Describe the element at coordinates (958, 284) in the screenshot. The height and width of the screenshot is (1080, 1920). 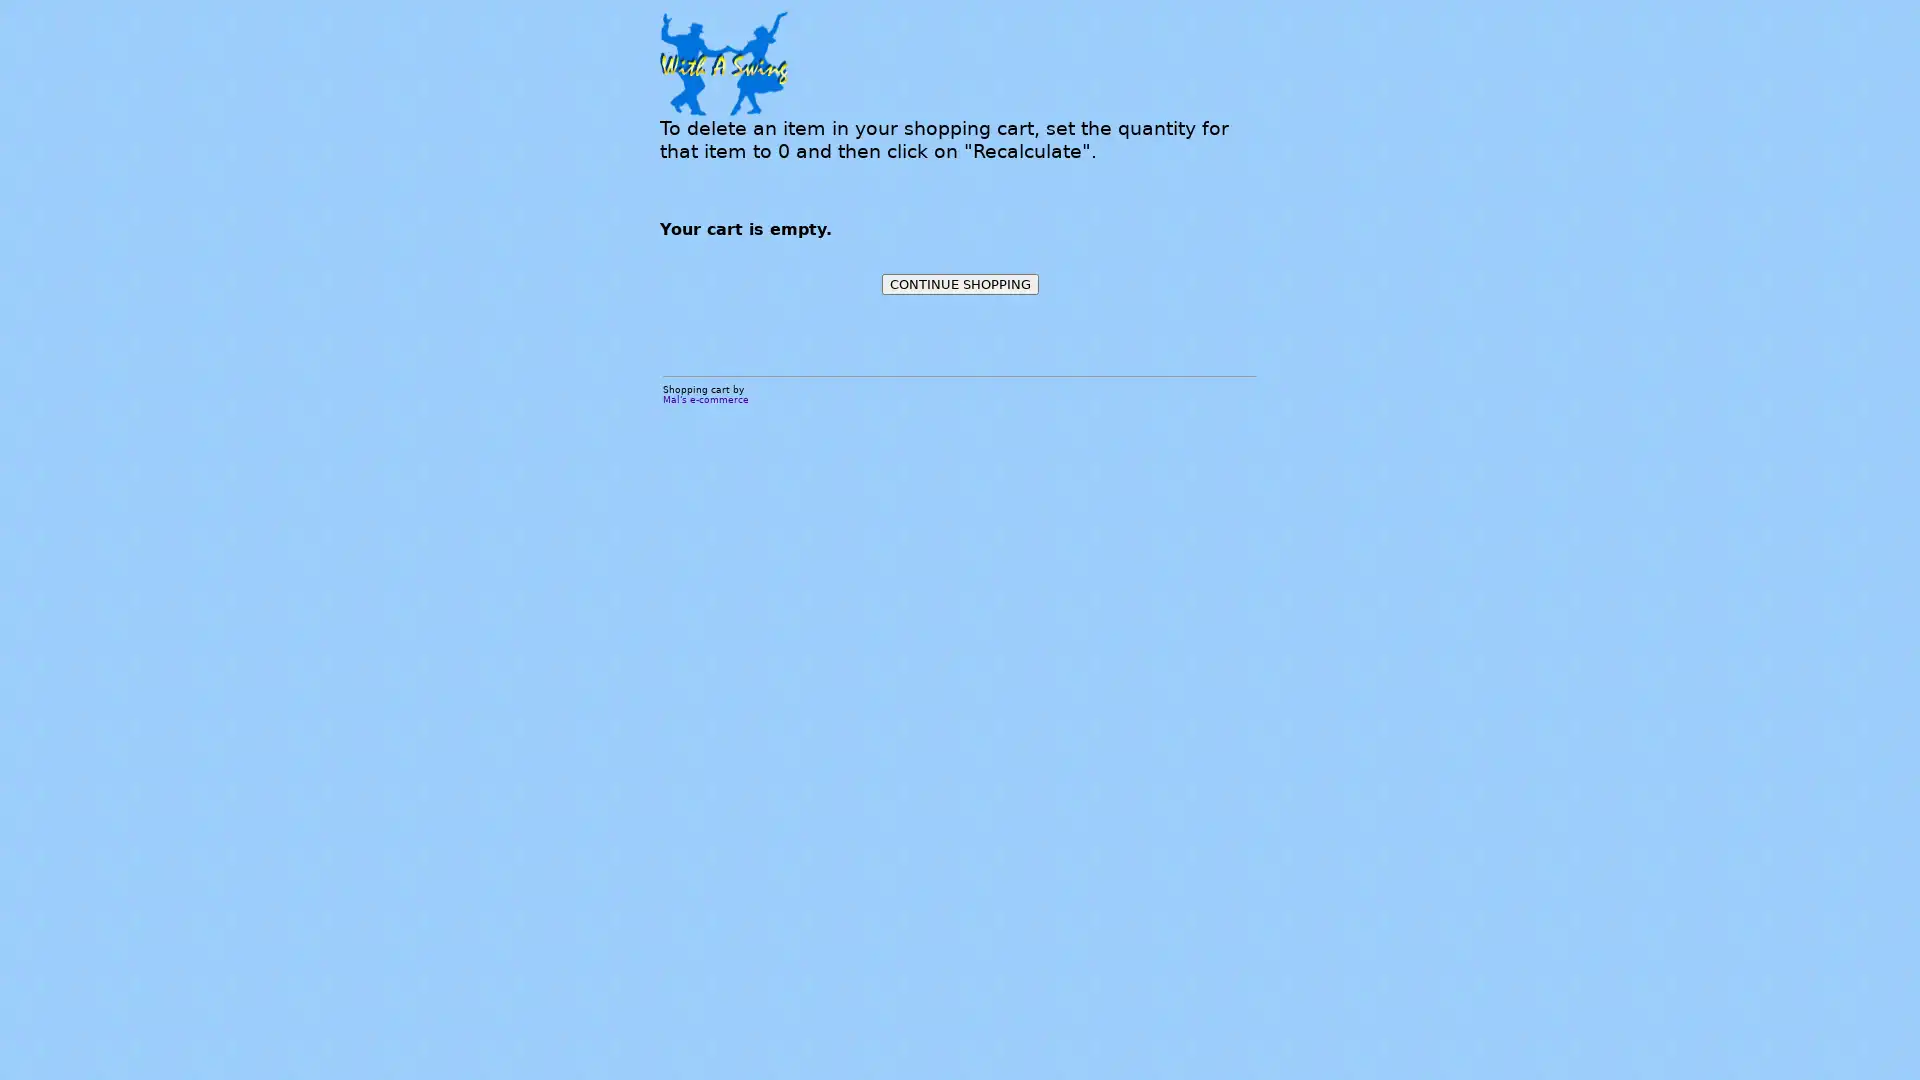
I see `CONTINUE SHOPPING` at that location.